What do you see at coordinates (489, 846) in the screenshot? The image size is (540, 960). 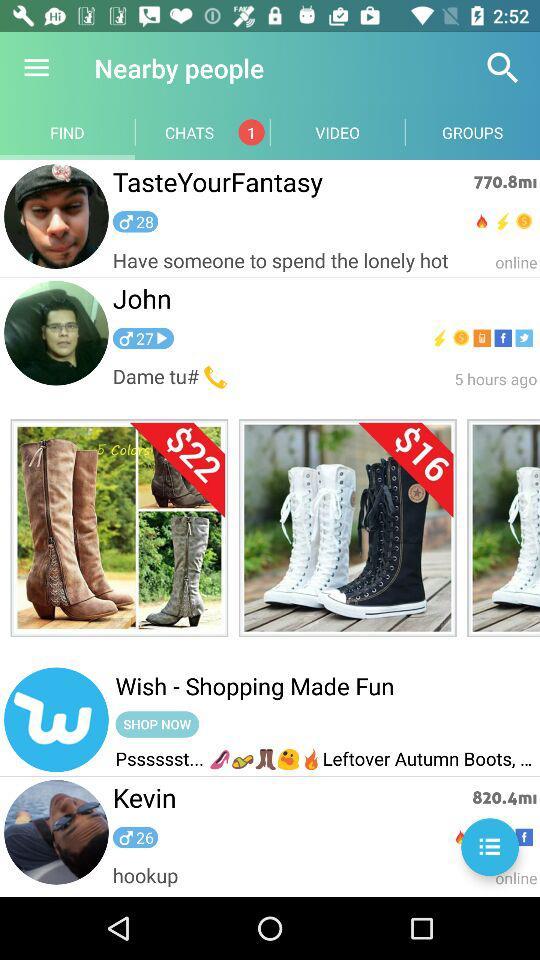 I see `the list icon` at bounding box center [489, 846].